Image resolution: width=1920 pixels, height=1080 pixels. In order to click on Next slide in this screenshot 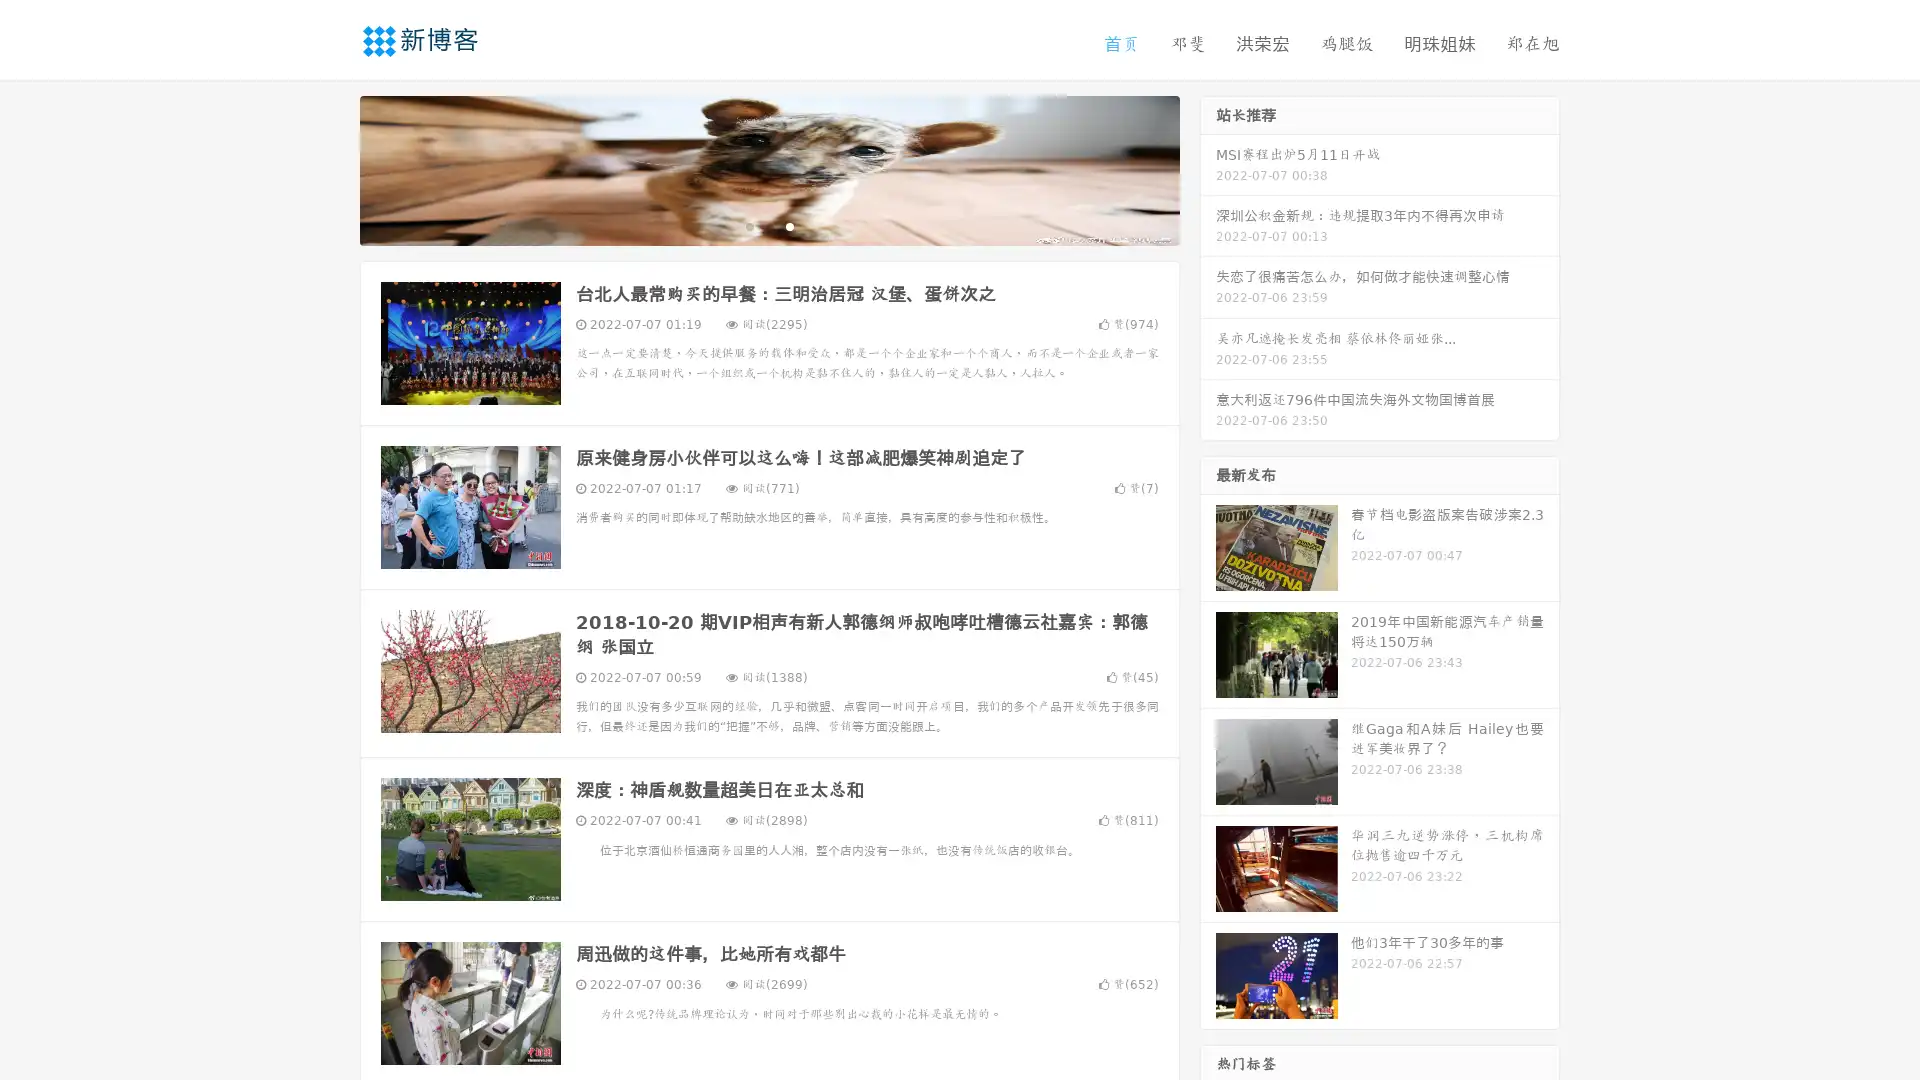, I will do `click(1208, 168)`.